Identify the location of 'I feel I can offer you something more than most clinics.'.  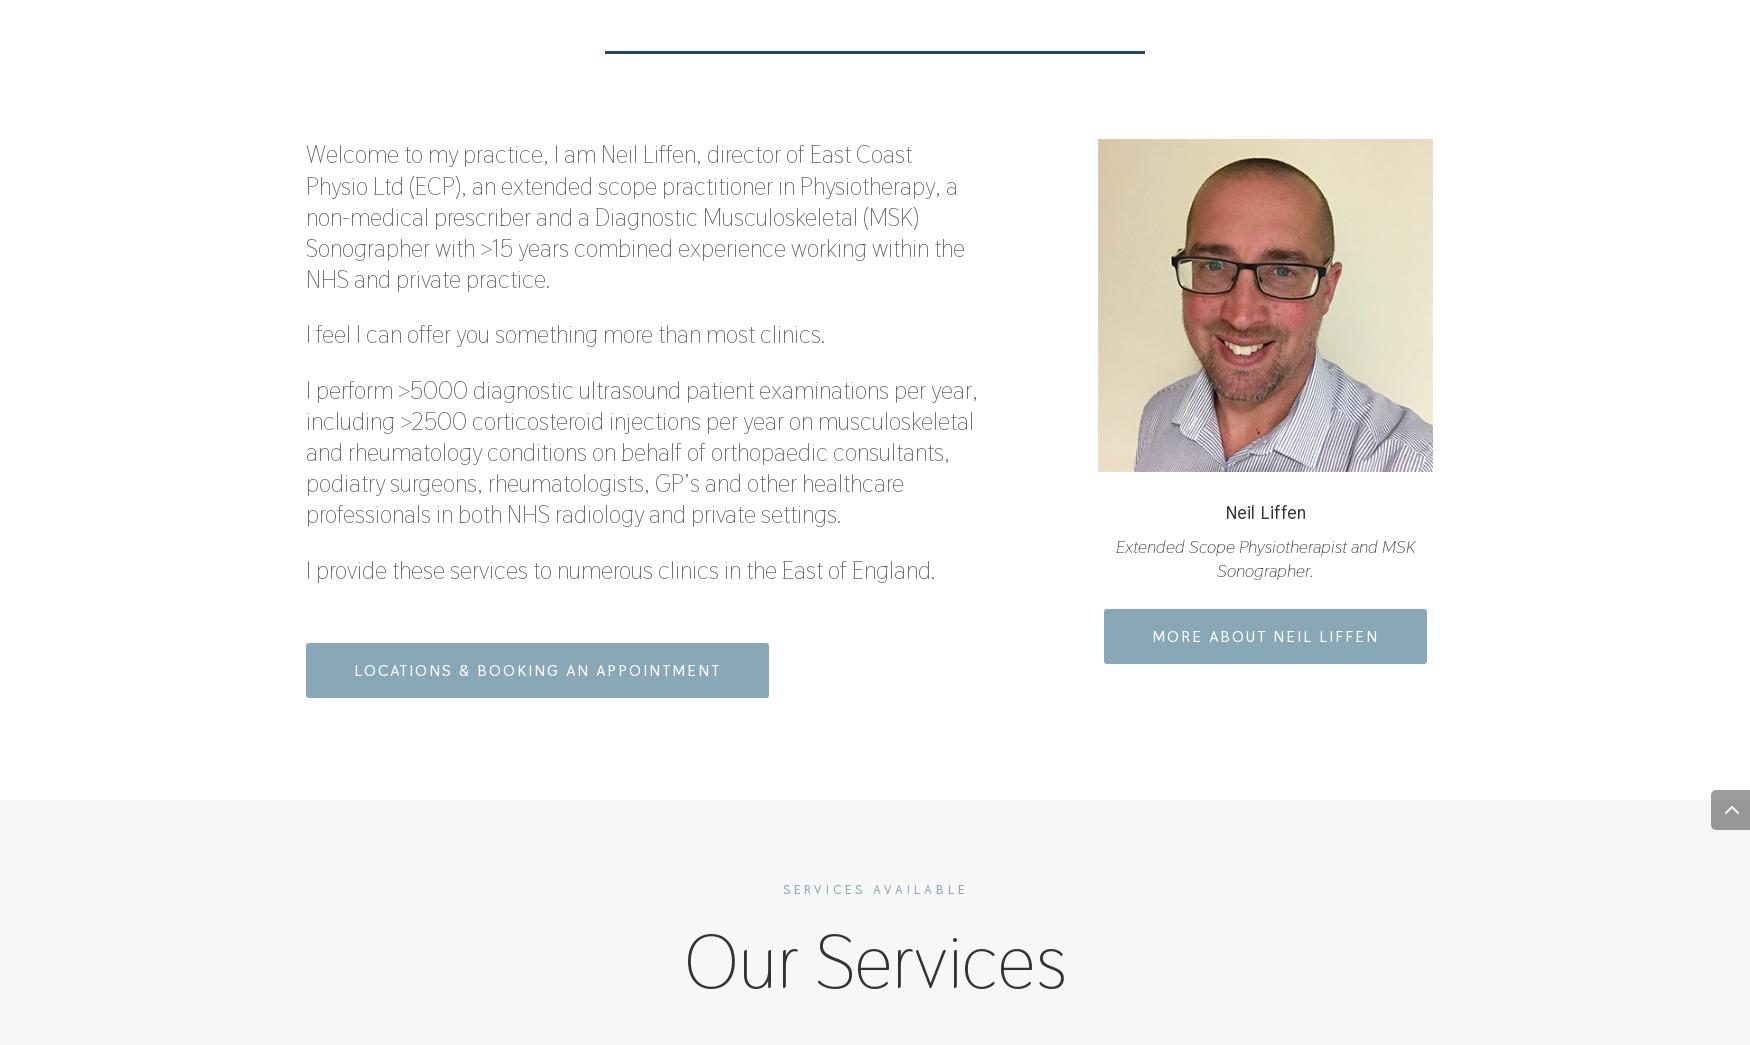
(565, 334).